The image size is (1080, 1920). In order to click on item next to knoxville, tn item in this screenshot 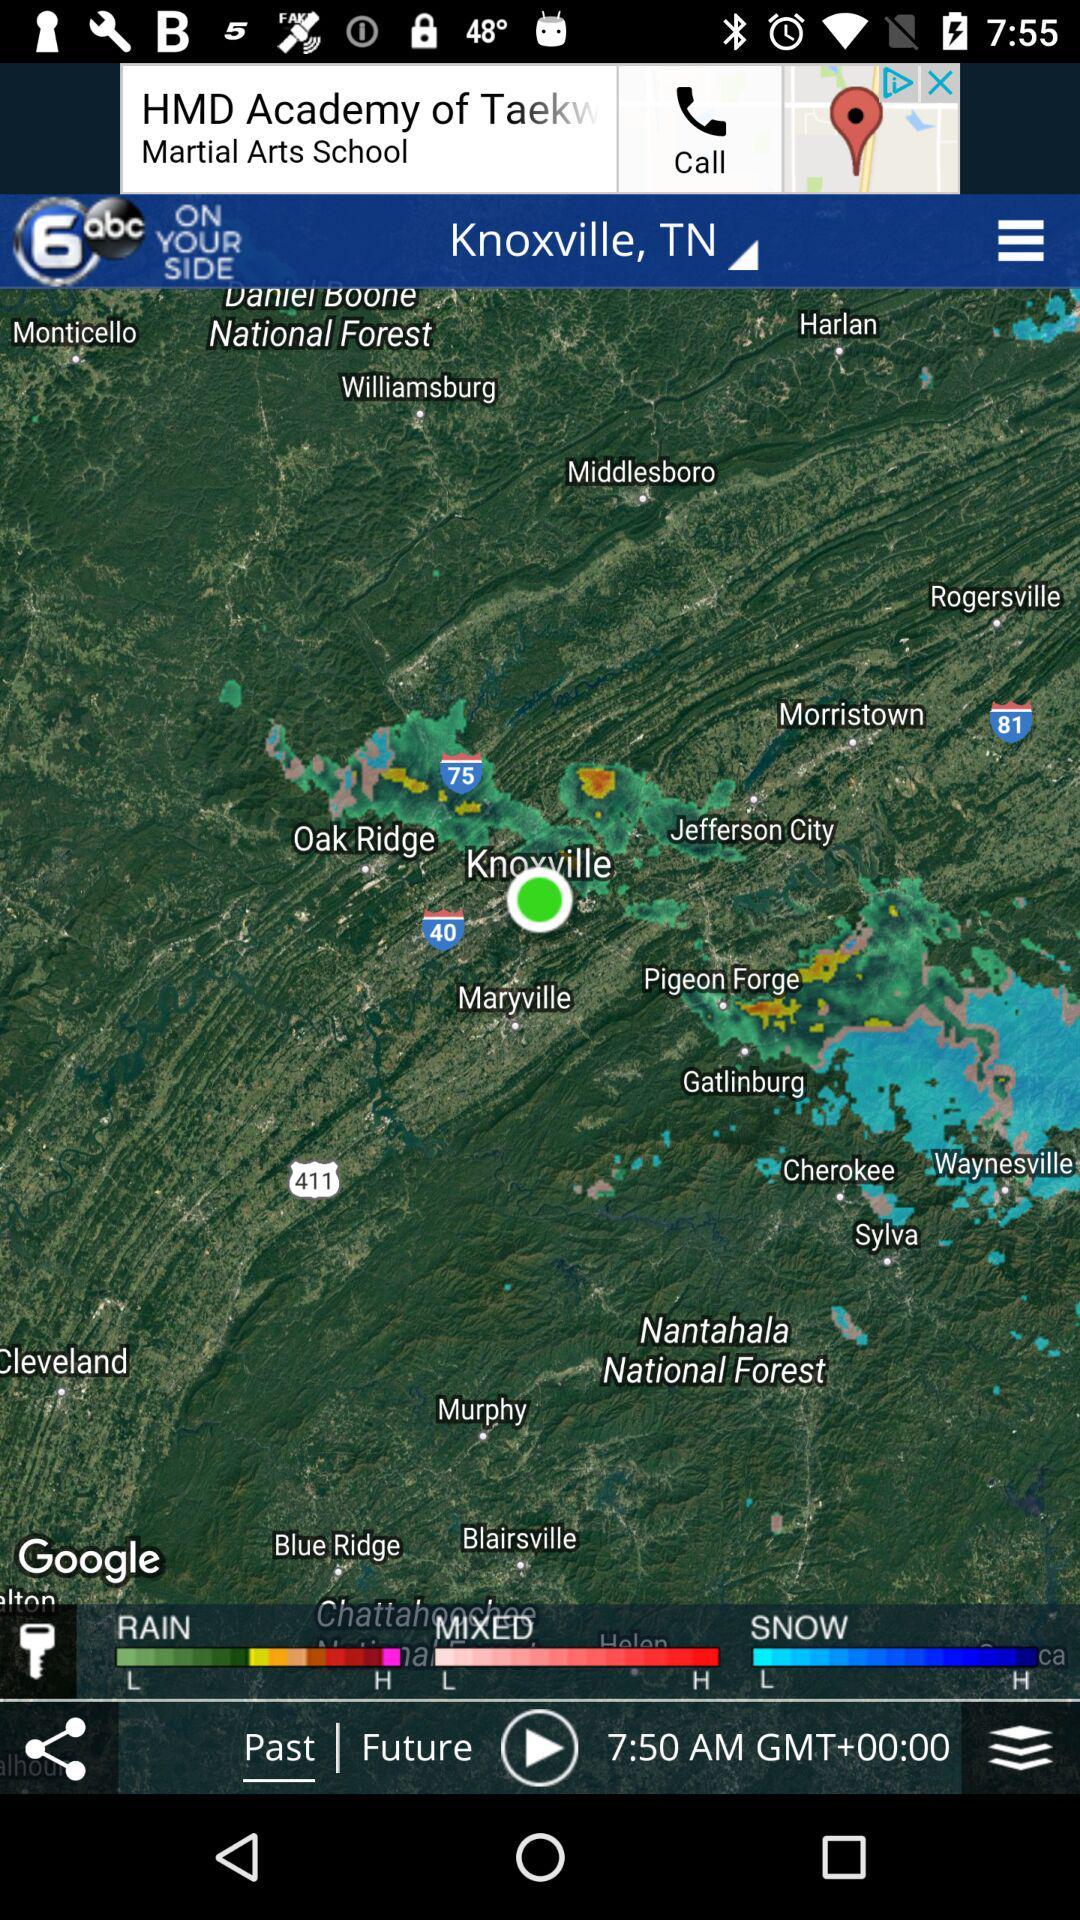, I will do `click(131, 240)`.